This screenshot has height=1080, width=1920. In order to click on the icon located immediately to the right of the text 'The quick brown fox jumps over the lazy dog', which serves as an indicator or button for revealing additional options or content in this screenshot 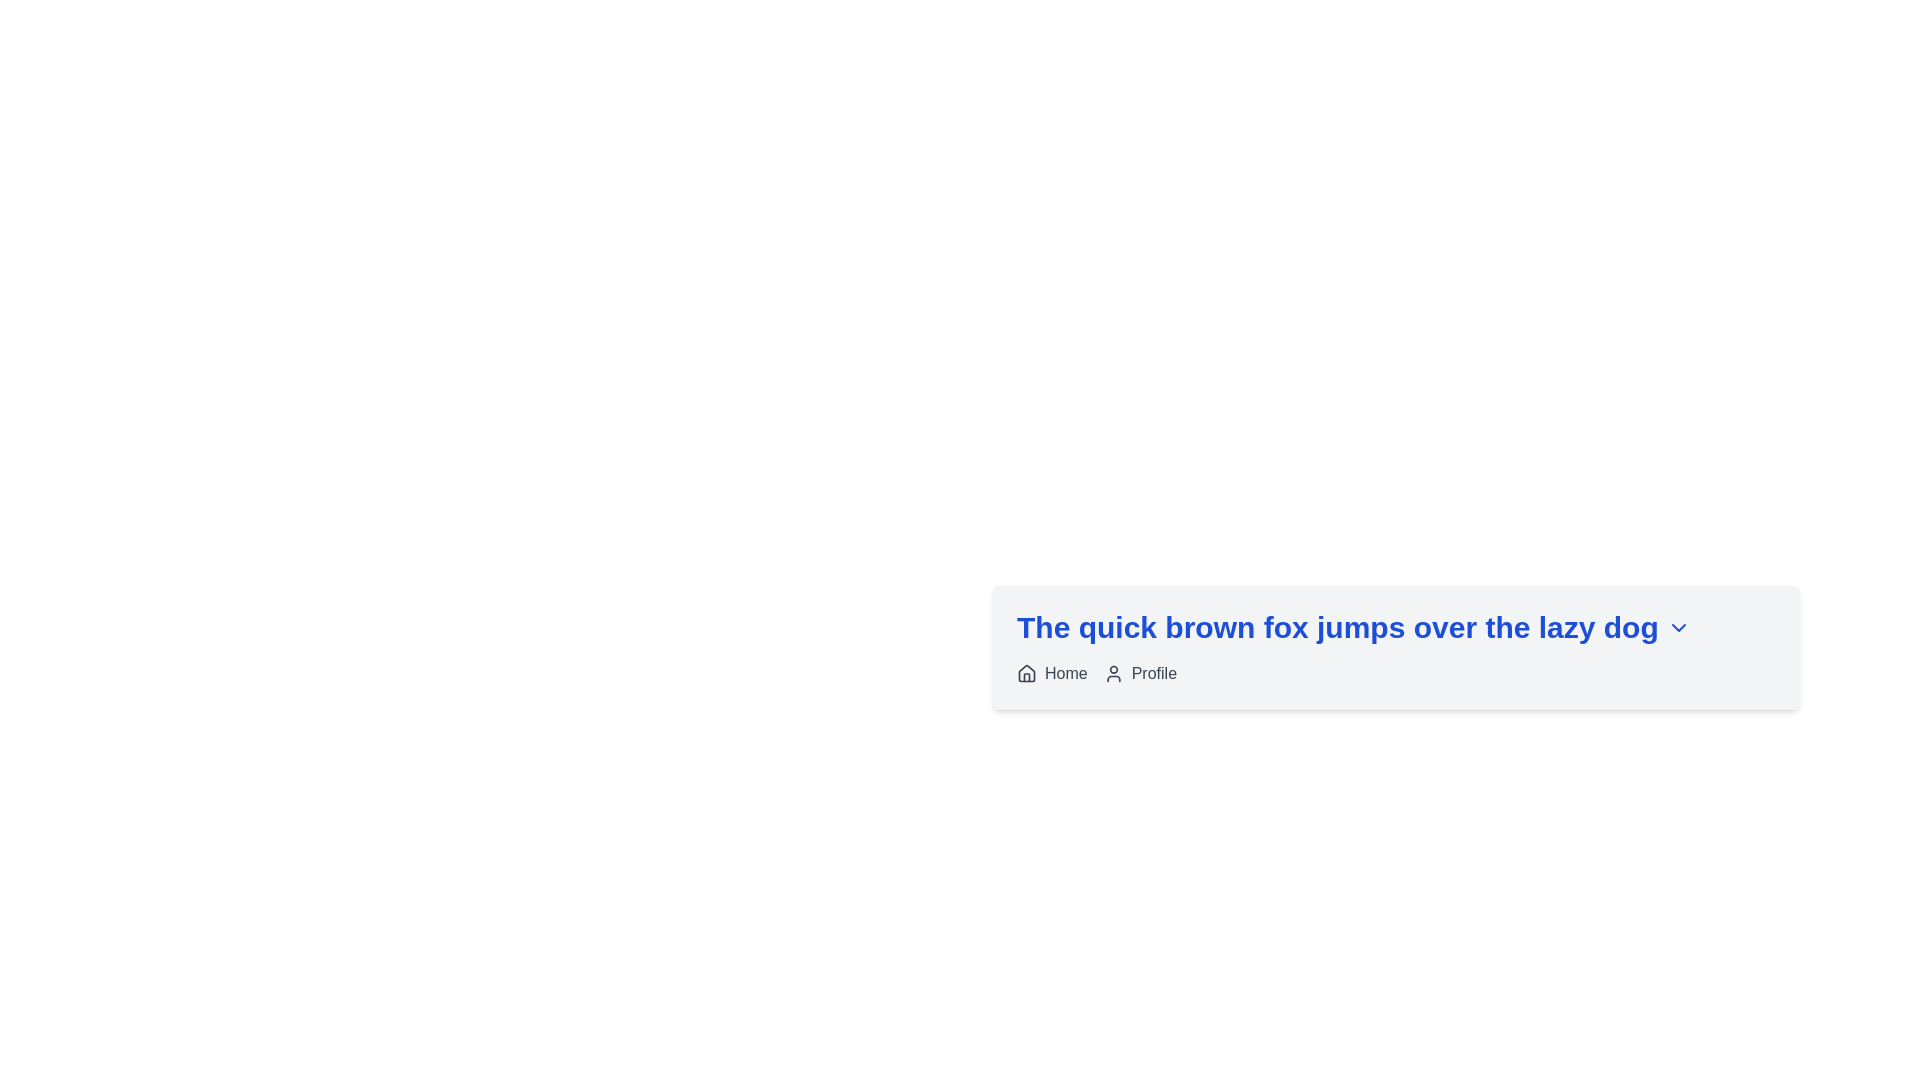, I will do `click(1678, 627)`.